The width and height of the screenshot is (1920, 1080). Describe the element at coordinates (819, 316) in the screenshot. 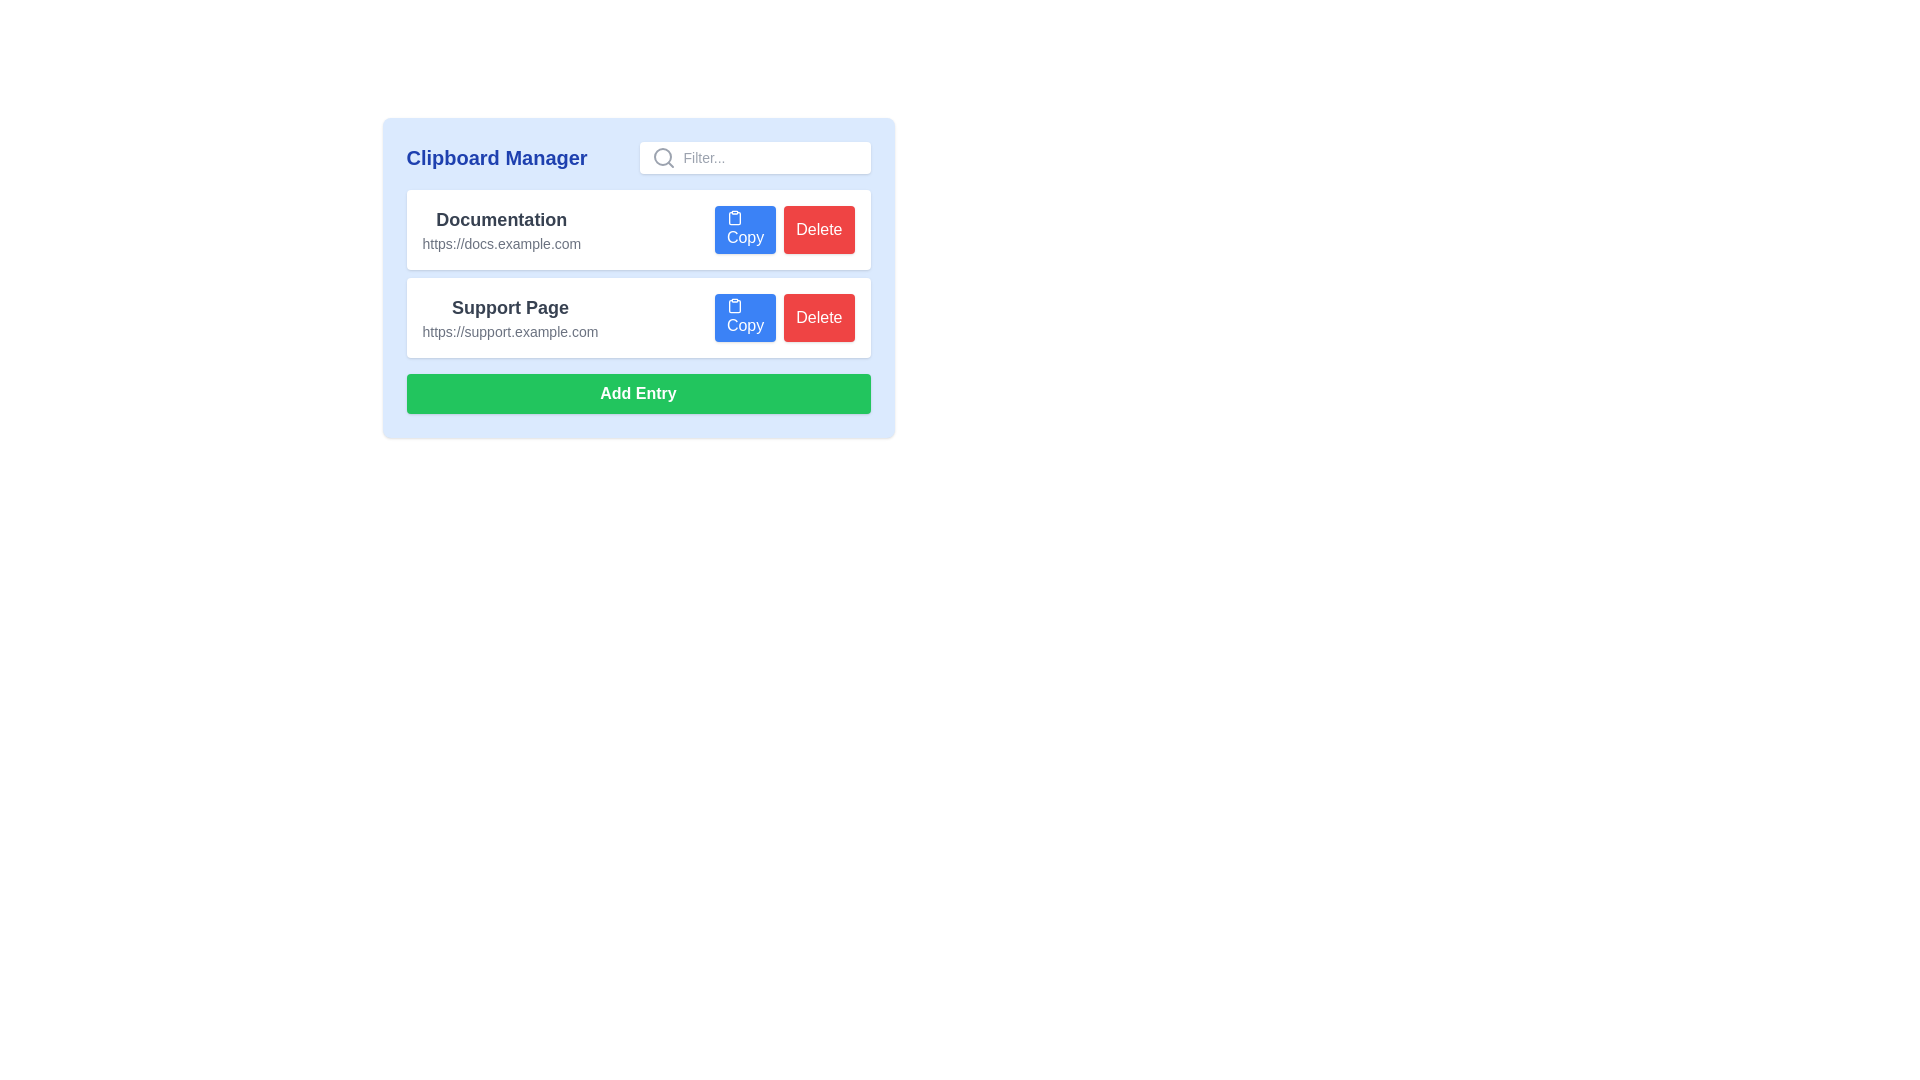

I see `the 'Delete' button, which is a rectangular button with a red background and white text labeled 'Delete', located in the upper-right corner of its grouping` at that location.